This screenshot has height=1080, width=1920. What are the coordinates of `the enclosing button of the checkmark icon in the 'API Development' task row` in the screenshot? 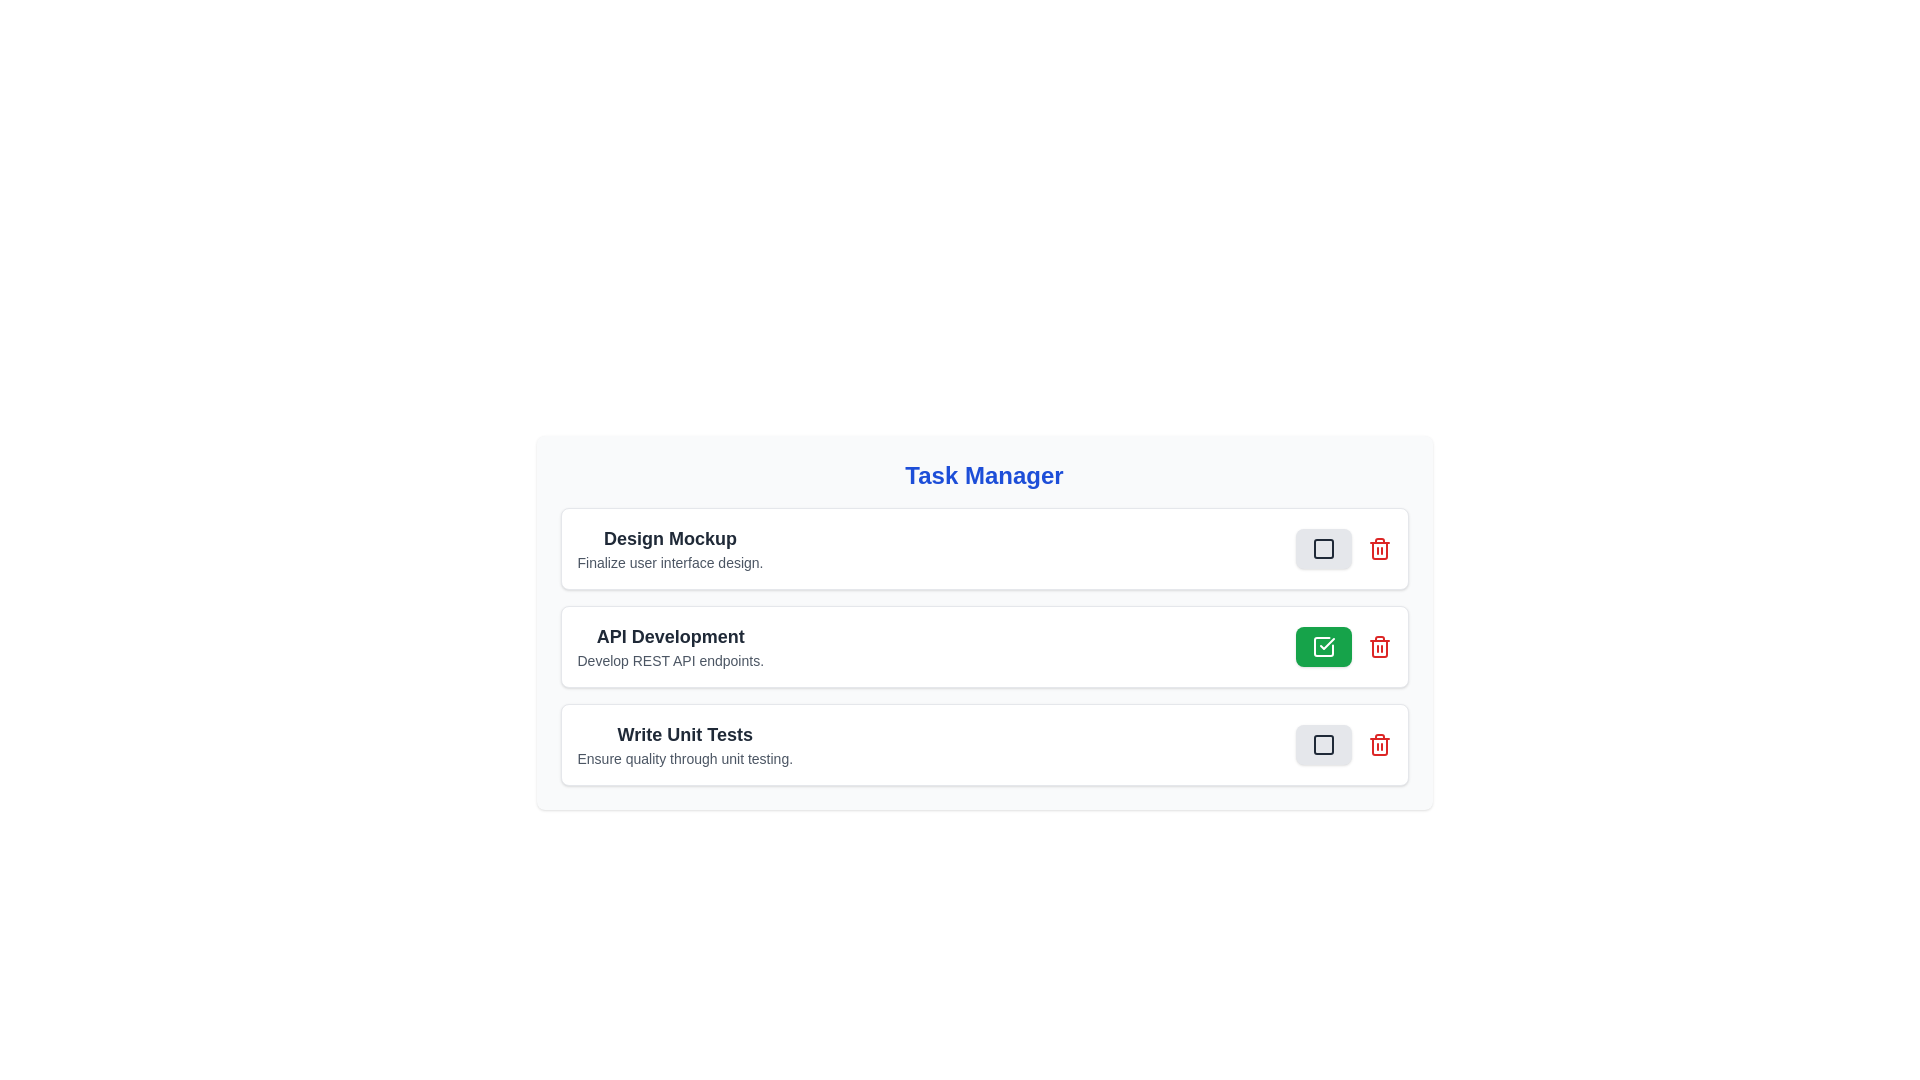 It's located at (1326, 644).